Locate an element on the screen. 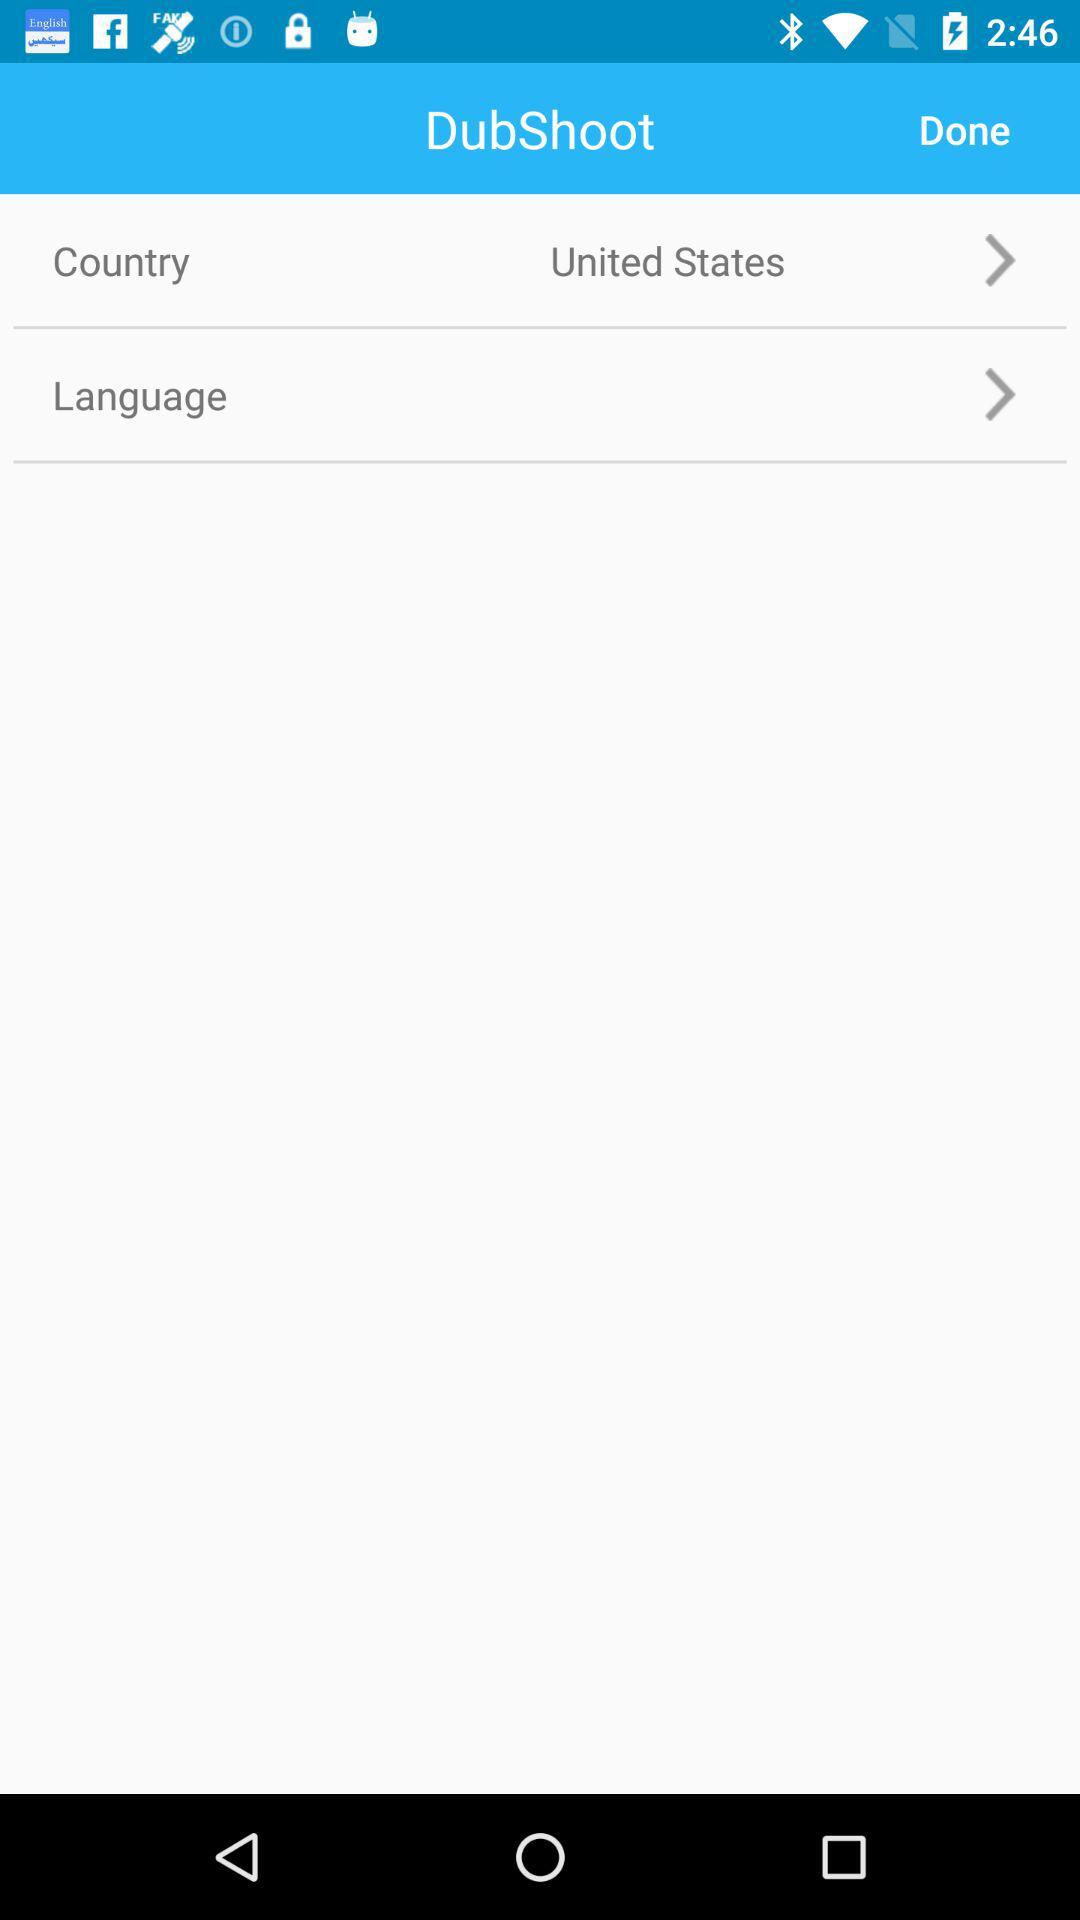  the icon above the united states app is located at coordinates (963, 128).